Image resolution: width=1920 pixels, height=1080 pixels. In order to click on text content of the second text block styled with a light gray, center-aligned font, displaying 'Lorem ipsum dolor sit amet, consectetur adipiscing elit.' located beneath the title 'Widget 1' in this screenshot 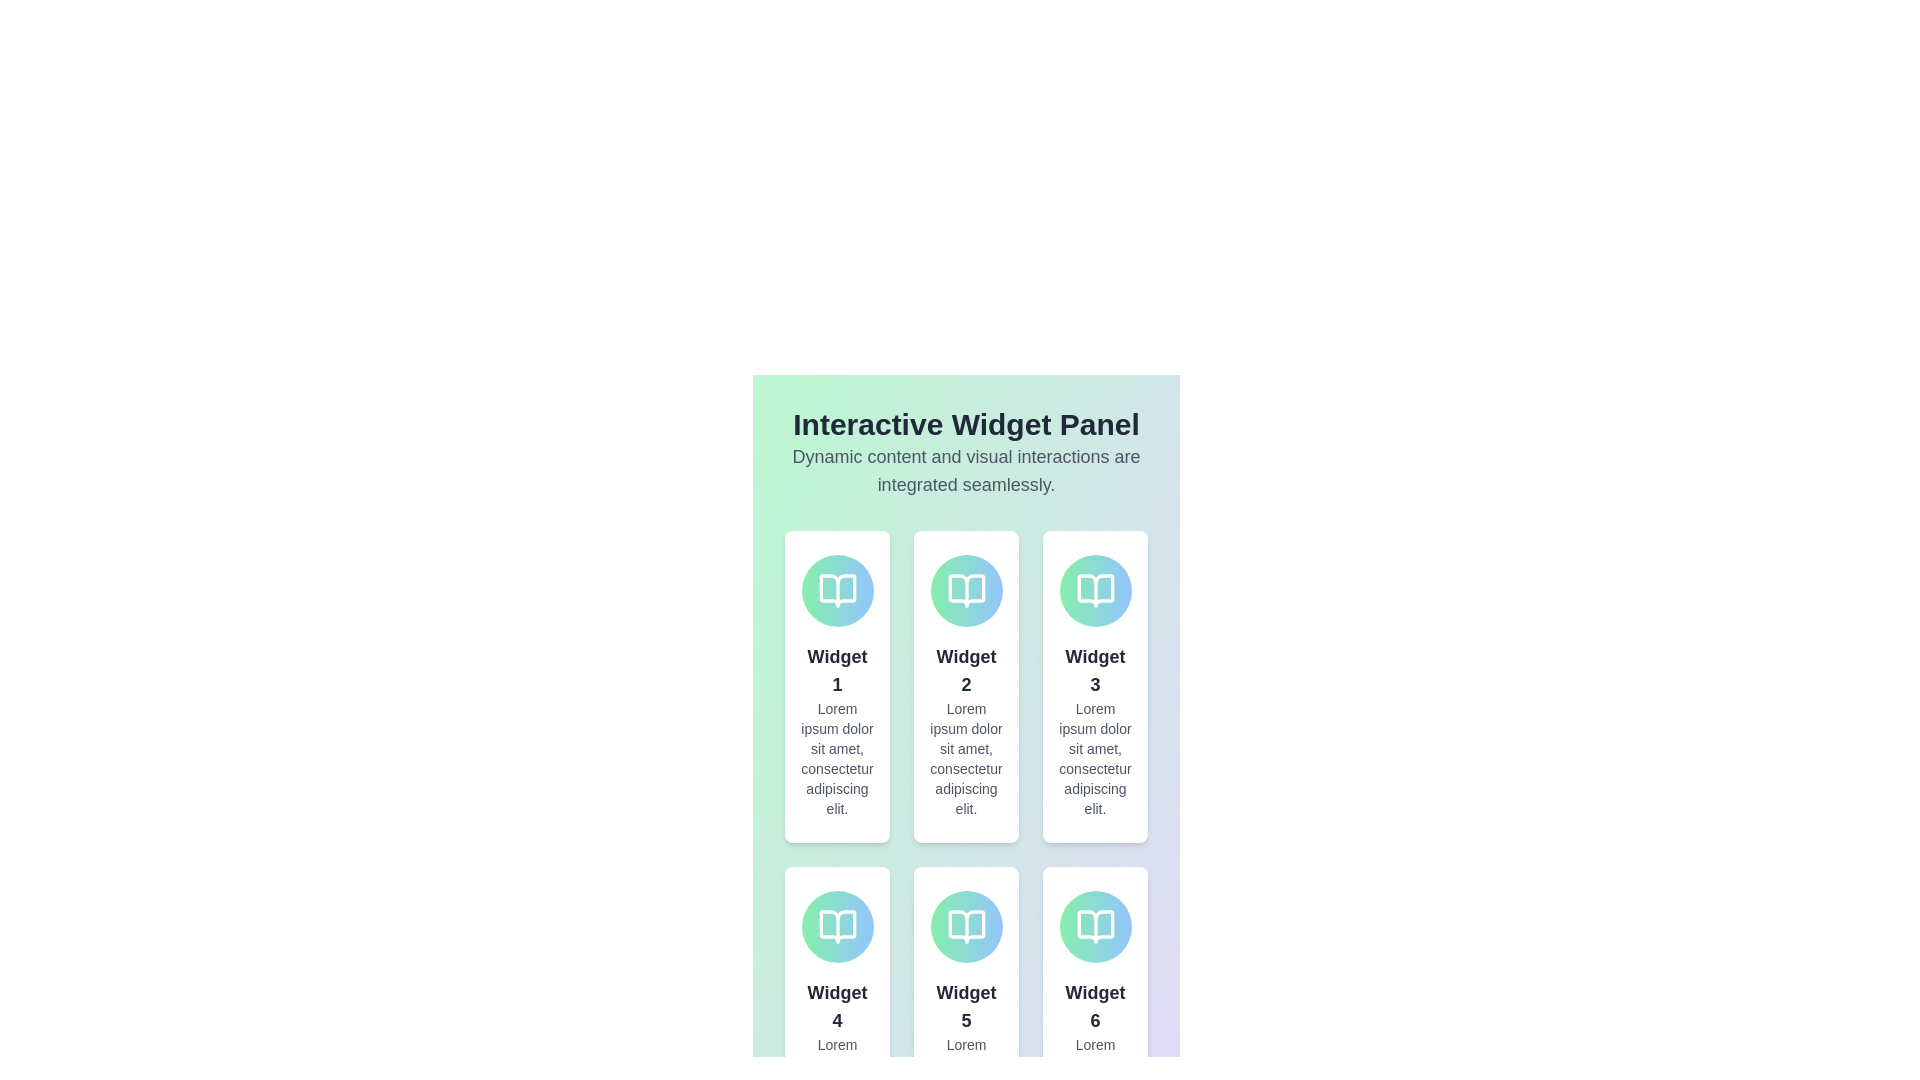, I will do `click(837, 759)`.